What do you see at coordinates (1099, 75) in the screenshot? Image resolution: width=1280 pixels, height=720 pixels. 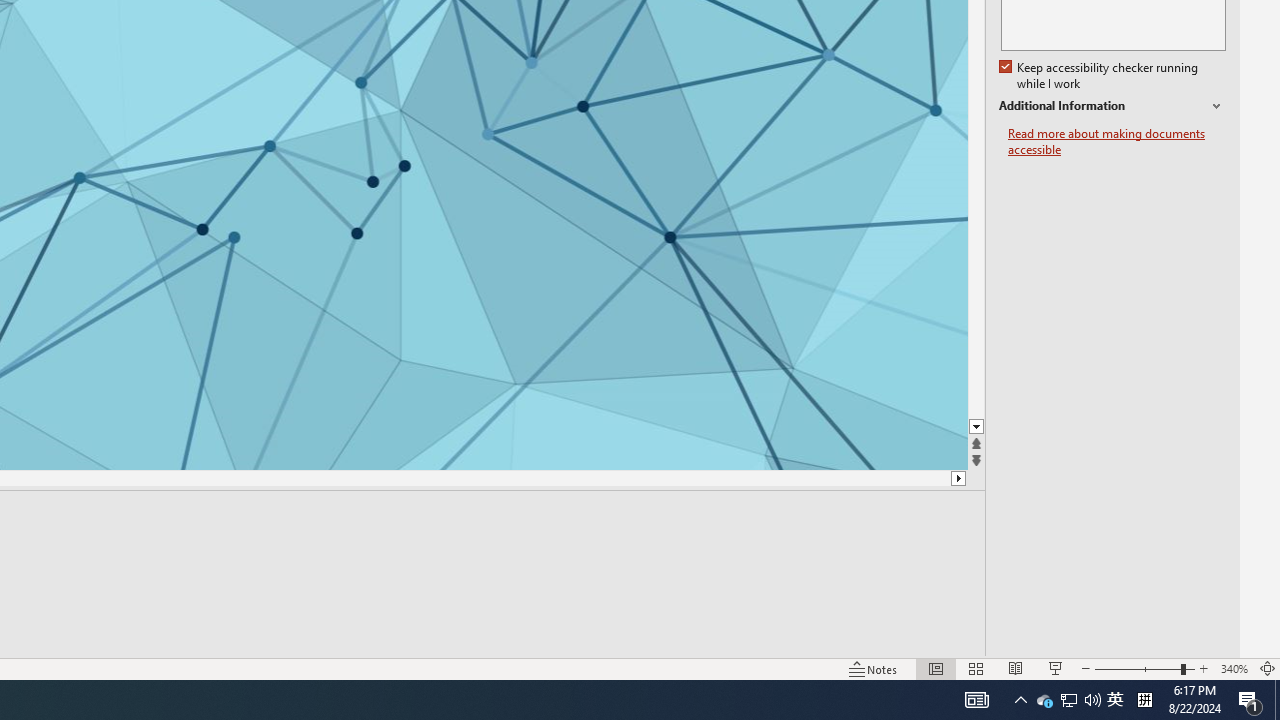 I see `'Keep accessibility checker running while I work'` at bounding box center [1099, 75].